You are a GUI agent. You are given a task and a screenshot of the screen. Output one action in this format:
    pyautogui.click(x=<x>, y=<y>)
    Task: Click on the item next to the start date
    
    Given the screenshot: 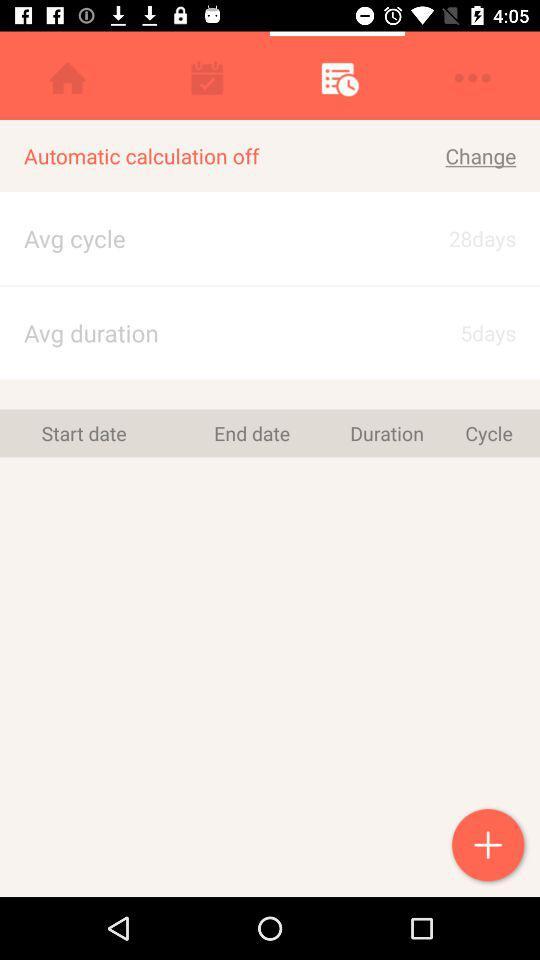 What is the action you would take?
    pyautogui.click(x=252, y=433)
    